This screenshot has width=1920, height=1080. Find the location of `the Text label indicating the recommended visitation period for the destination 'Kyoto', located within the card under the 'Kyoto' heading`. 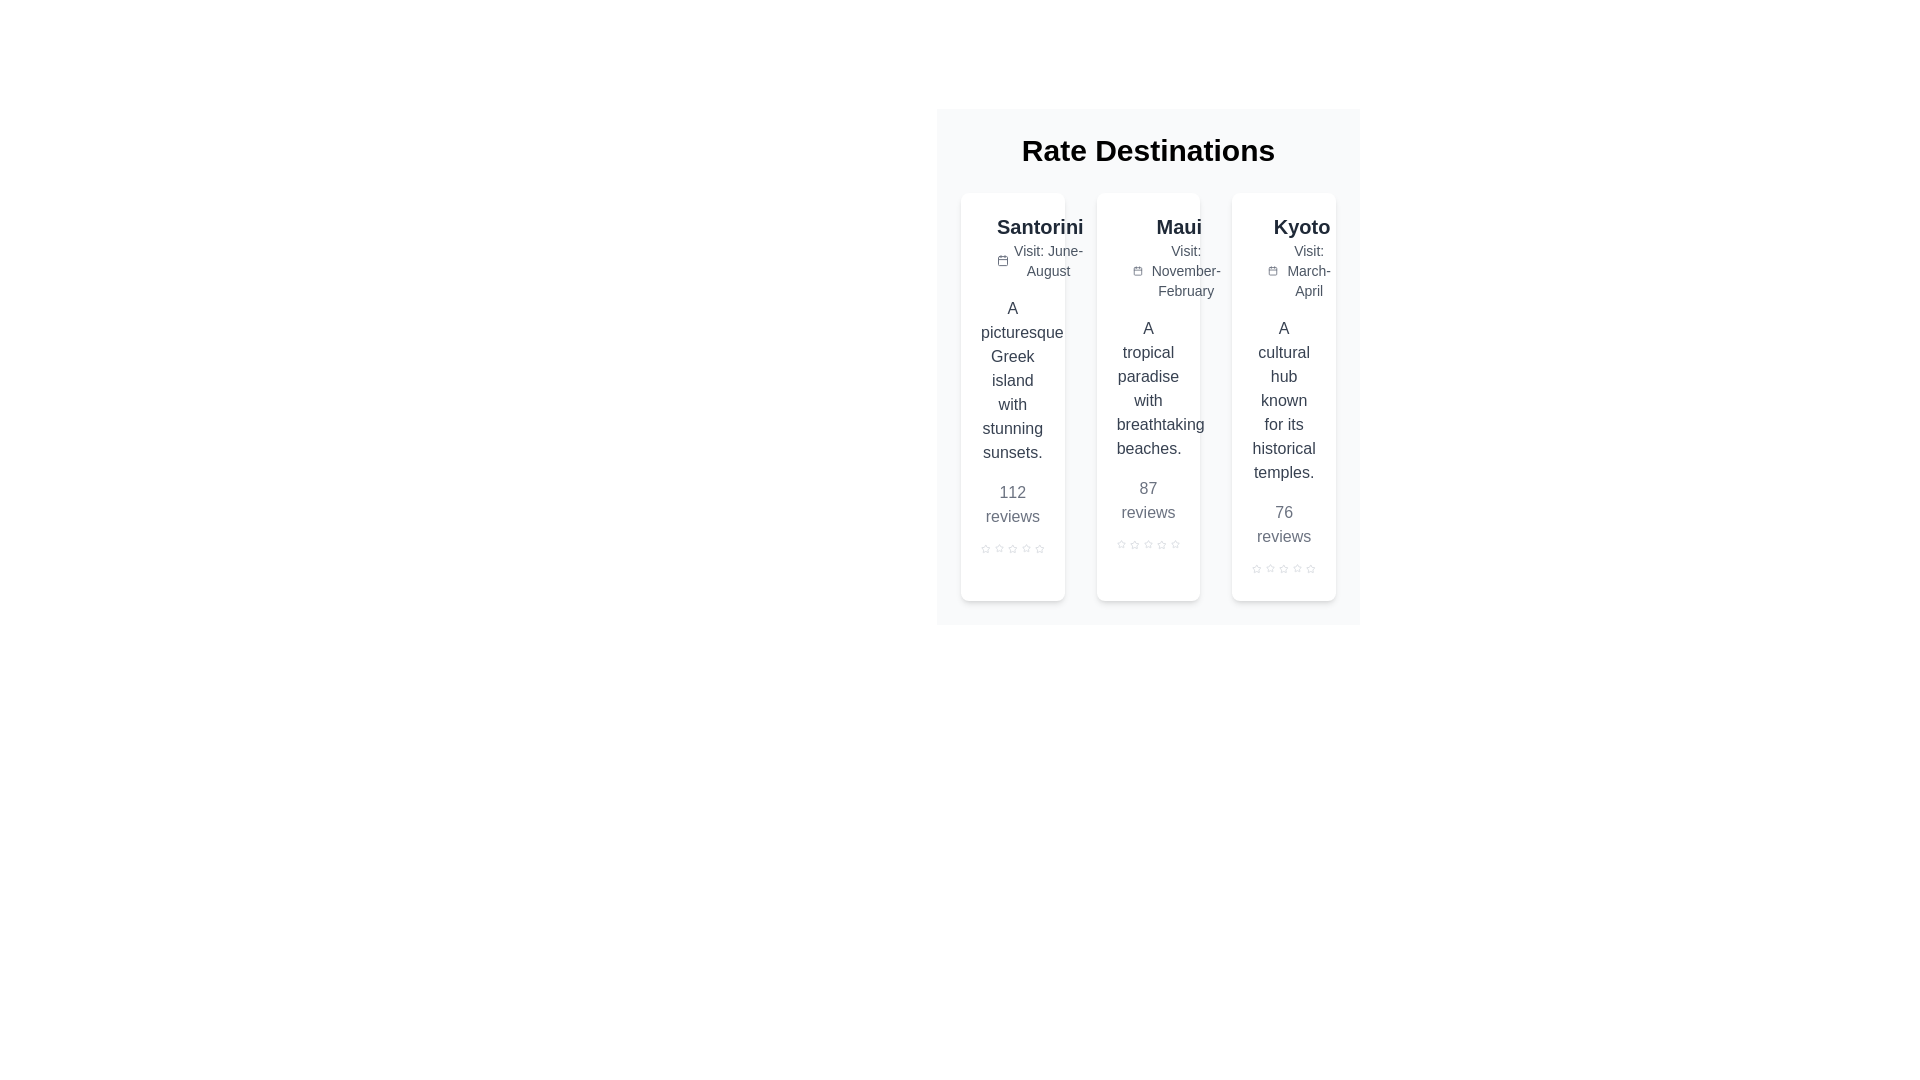

the Text label indicating the recommended visitation period for the destination 'Kyoto', located within the card under the 'Kyoto' heading is located at coordinates (1302, 270).